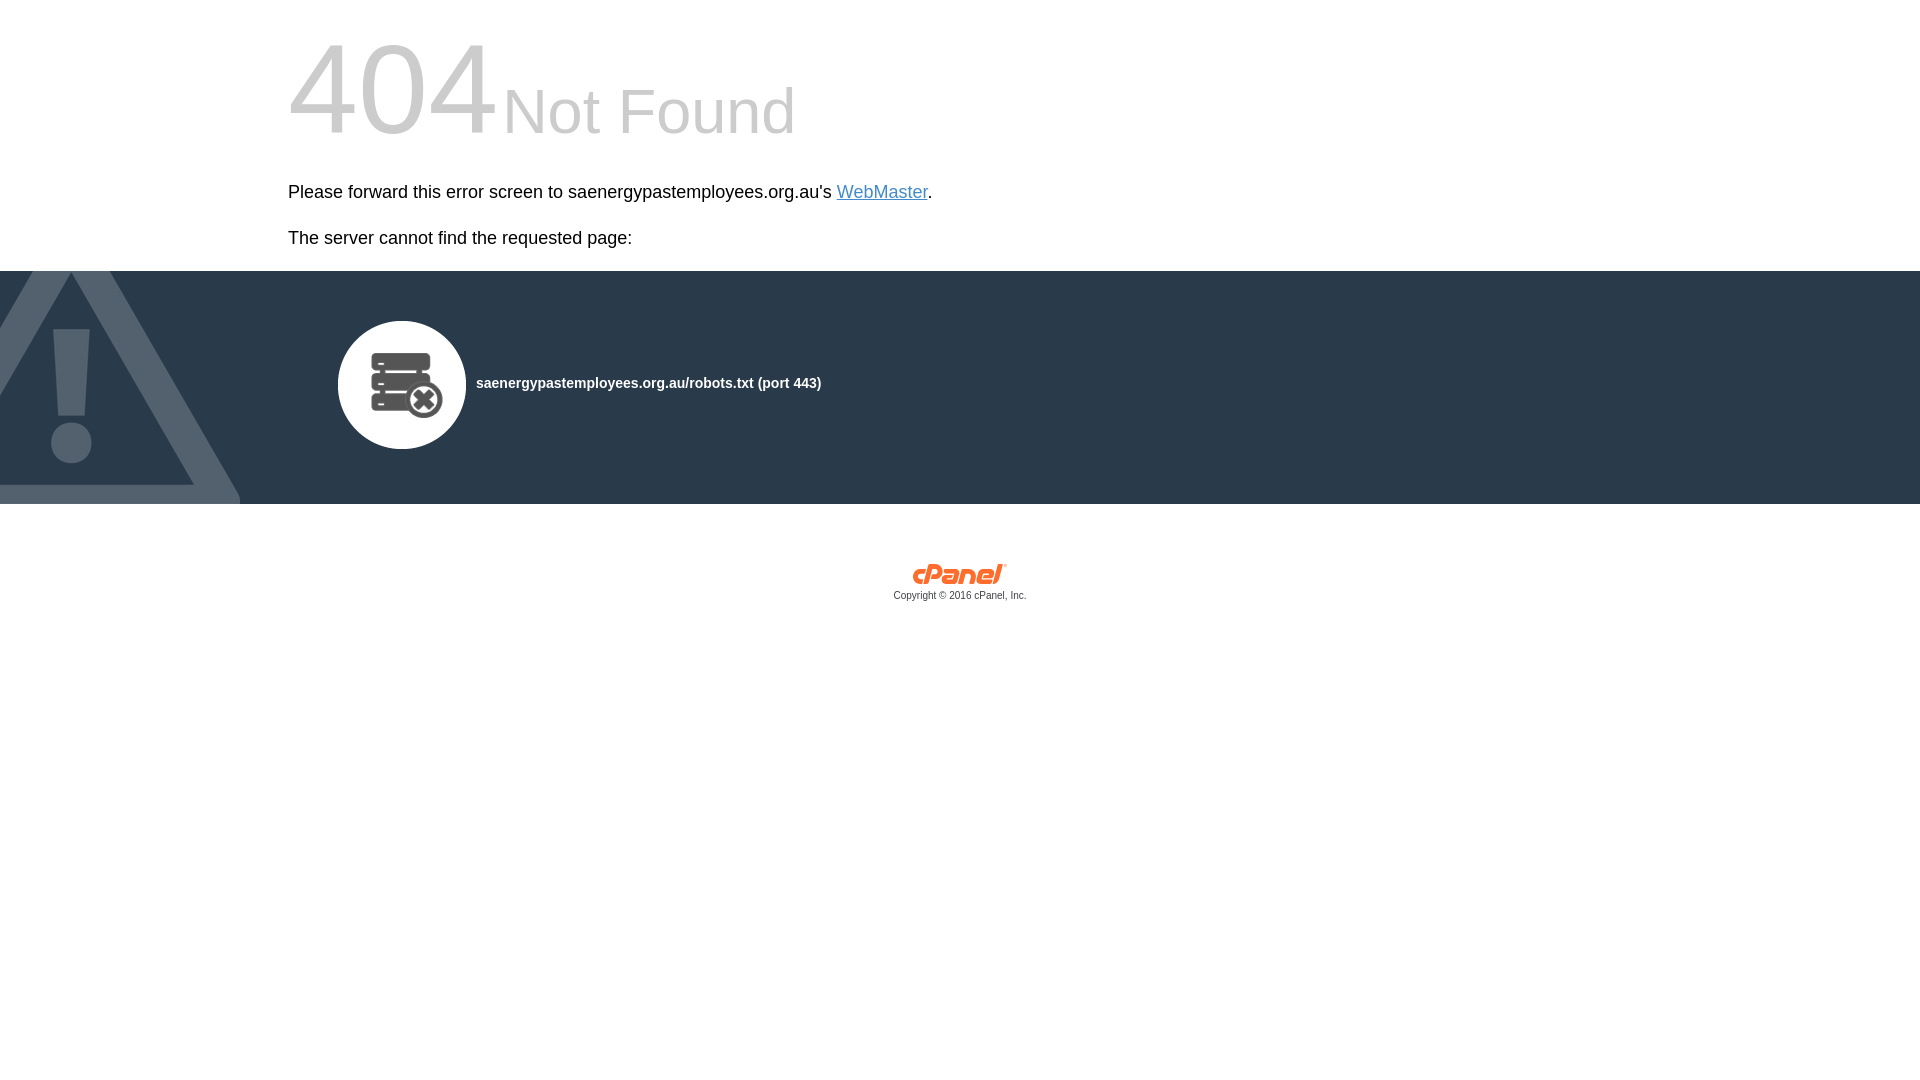  I want to click on 'WebMaster', so click(881, 192).